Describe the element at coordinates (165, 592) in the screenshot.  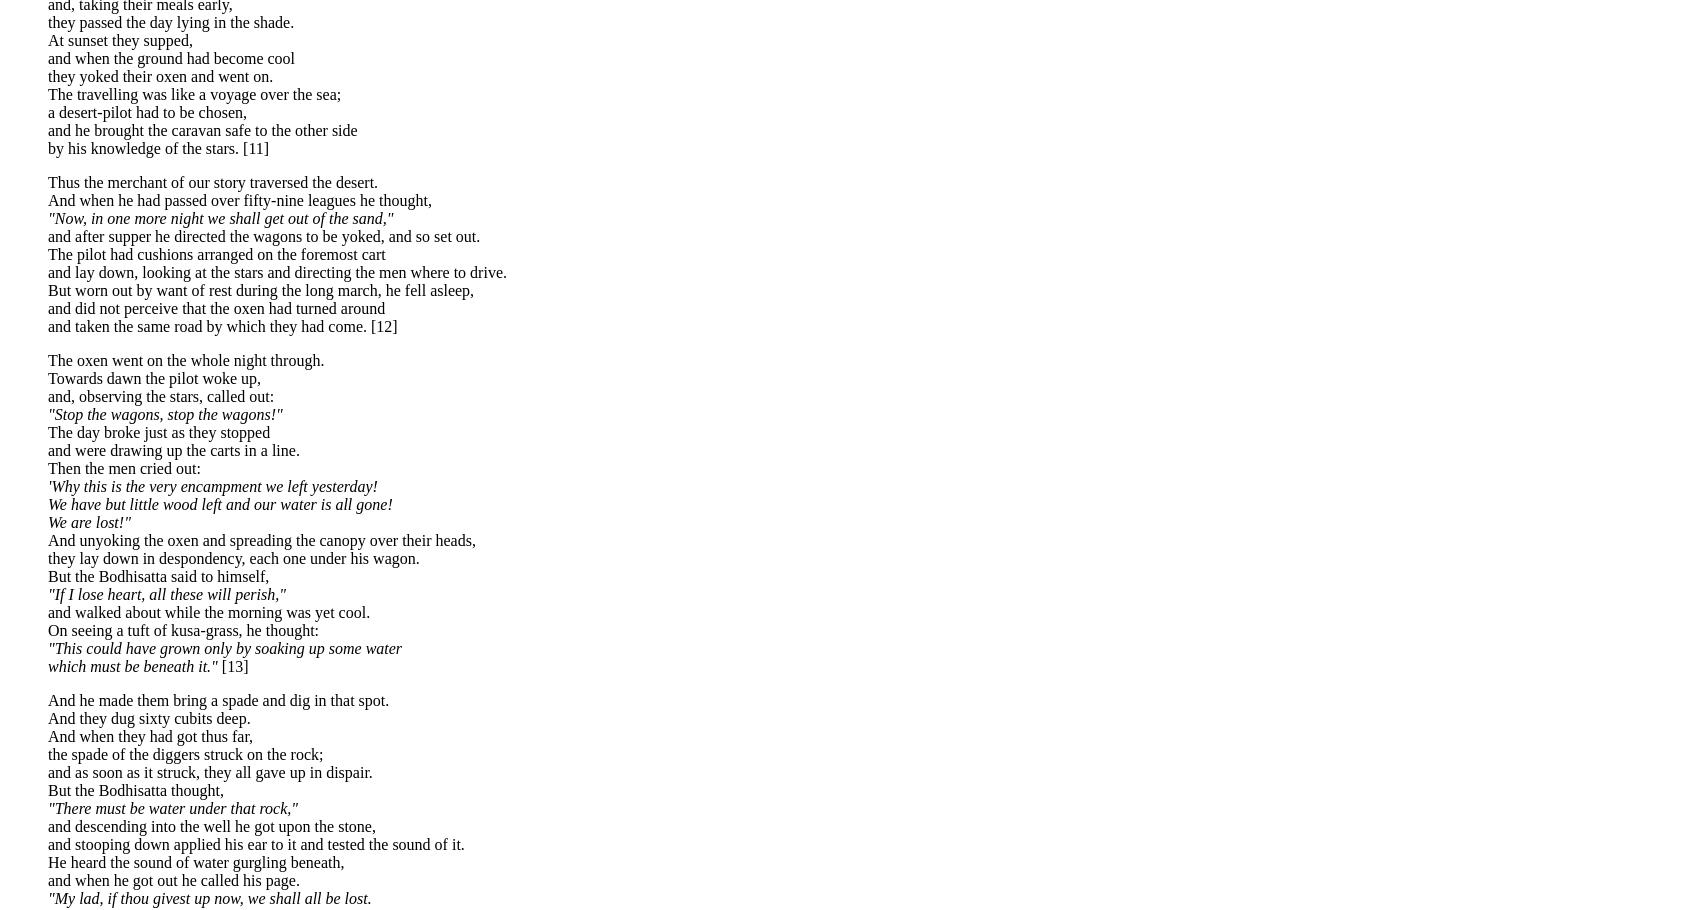
I see `'"If  I  lose heart,  all these will perish,"'` at that location.